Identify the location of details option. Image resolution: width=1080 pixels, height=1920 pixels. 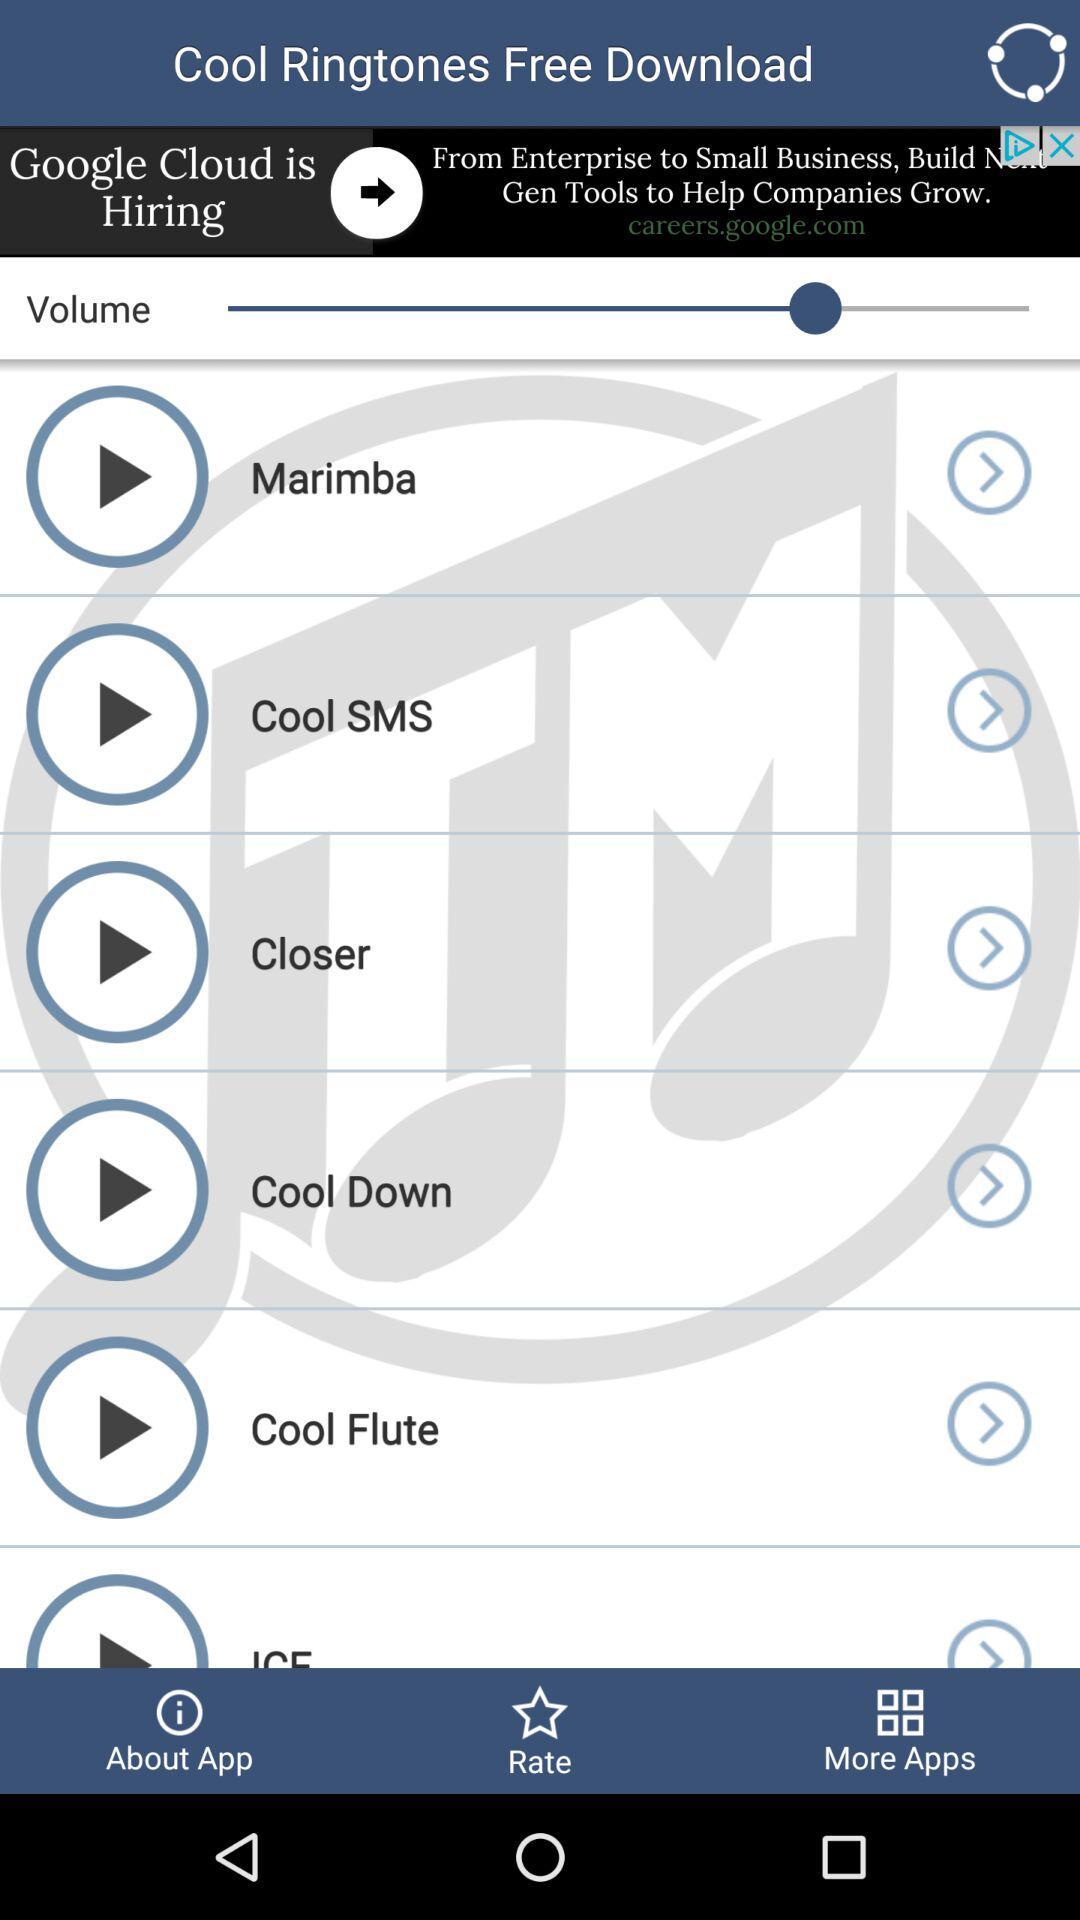
(987, 1426).